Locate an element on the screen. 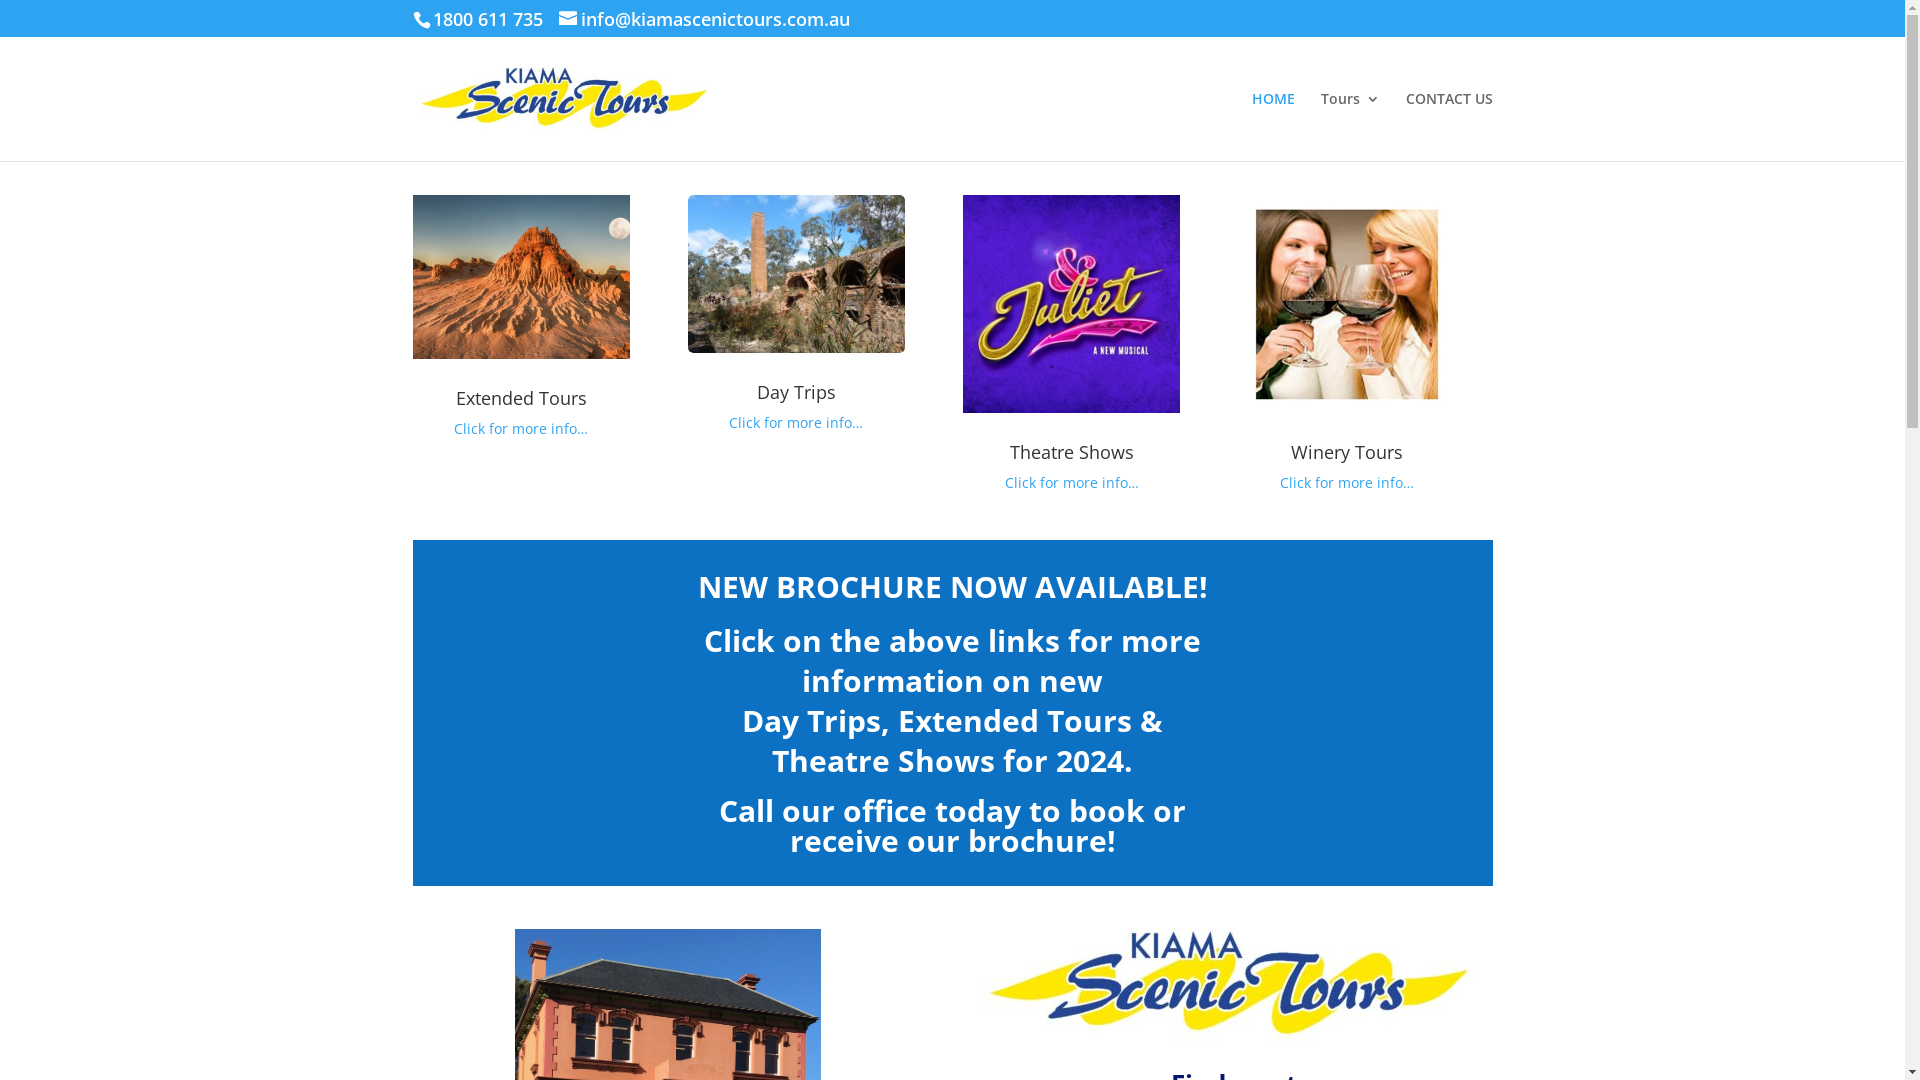 This screenshot has width=1920, height=1080. '1800 611 735' is located at coordinates (431, 19).